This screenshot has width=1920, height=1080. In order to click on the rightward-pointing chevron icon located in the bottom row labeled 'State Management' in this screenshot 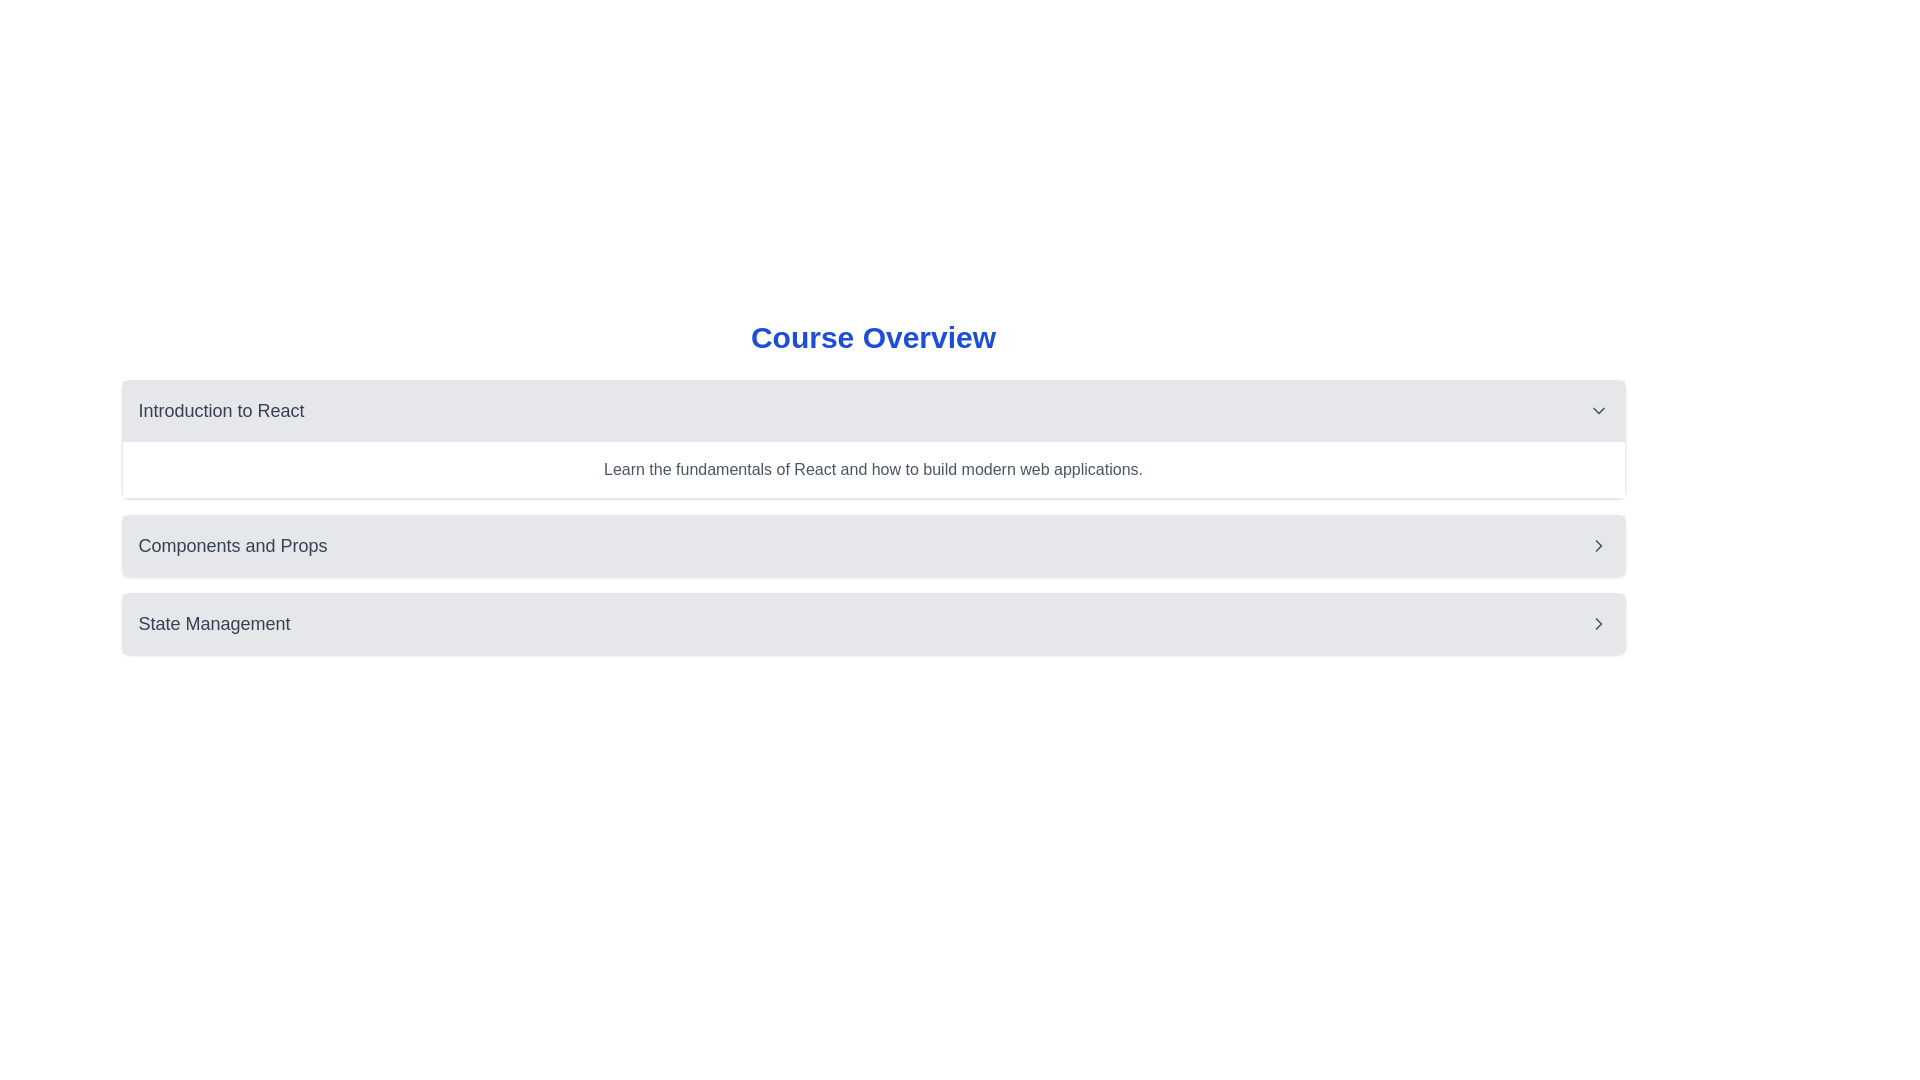, I will do `click(1597, 623)`.